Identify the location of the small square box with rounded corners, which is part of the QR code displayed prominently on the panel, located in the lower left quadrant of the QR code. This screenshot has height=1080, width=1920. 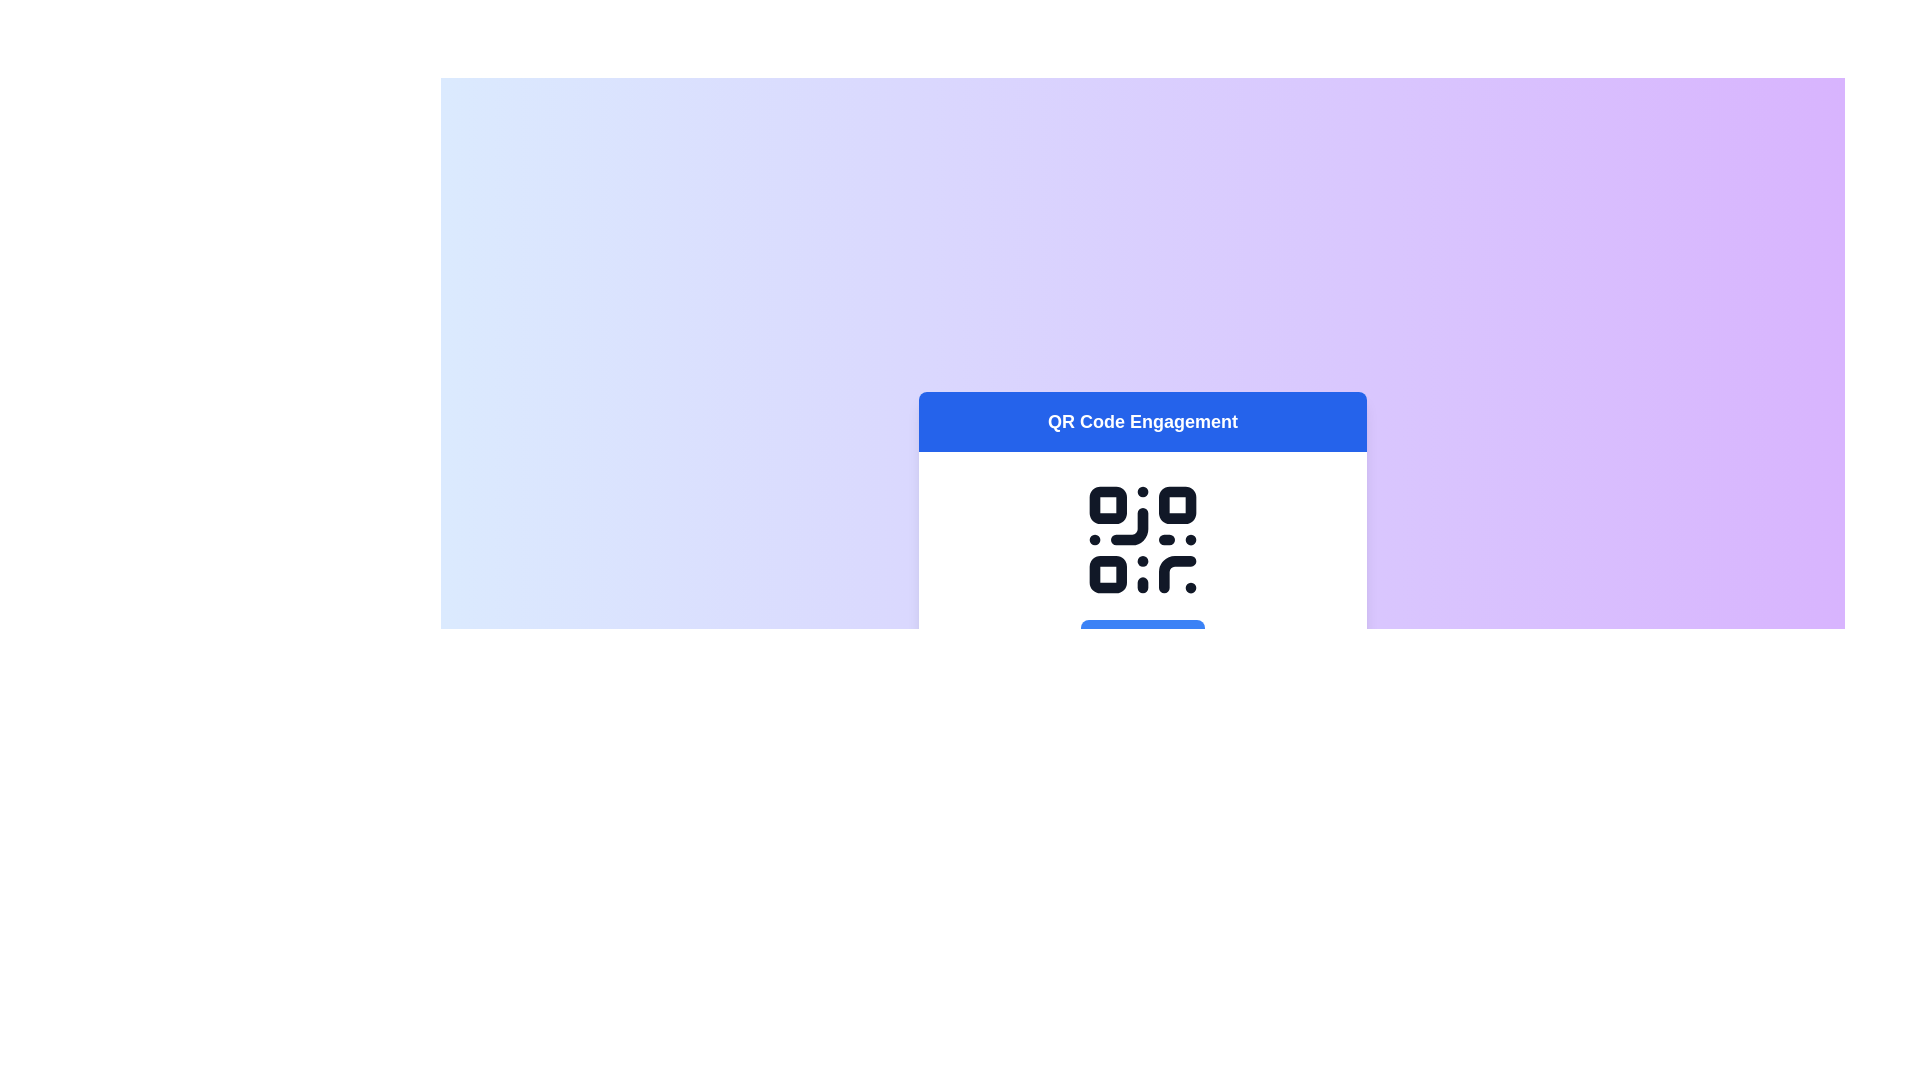
(1107, 574).